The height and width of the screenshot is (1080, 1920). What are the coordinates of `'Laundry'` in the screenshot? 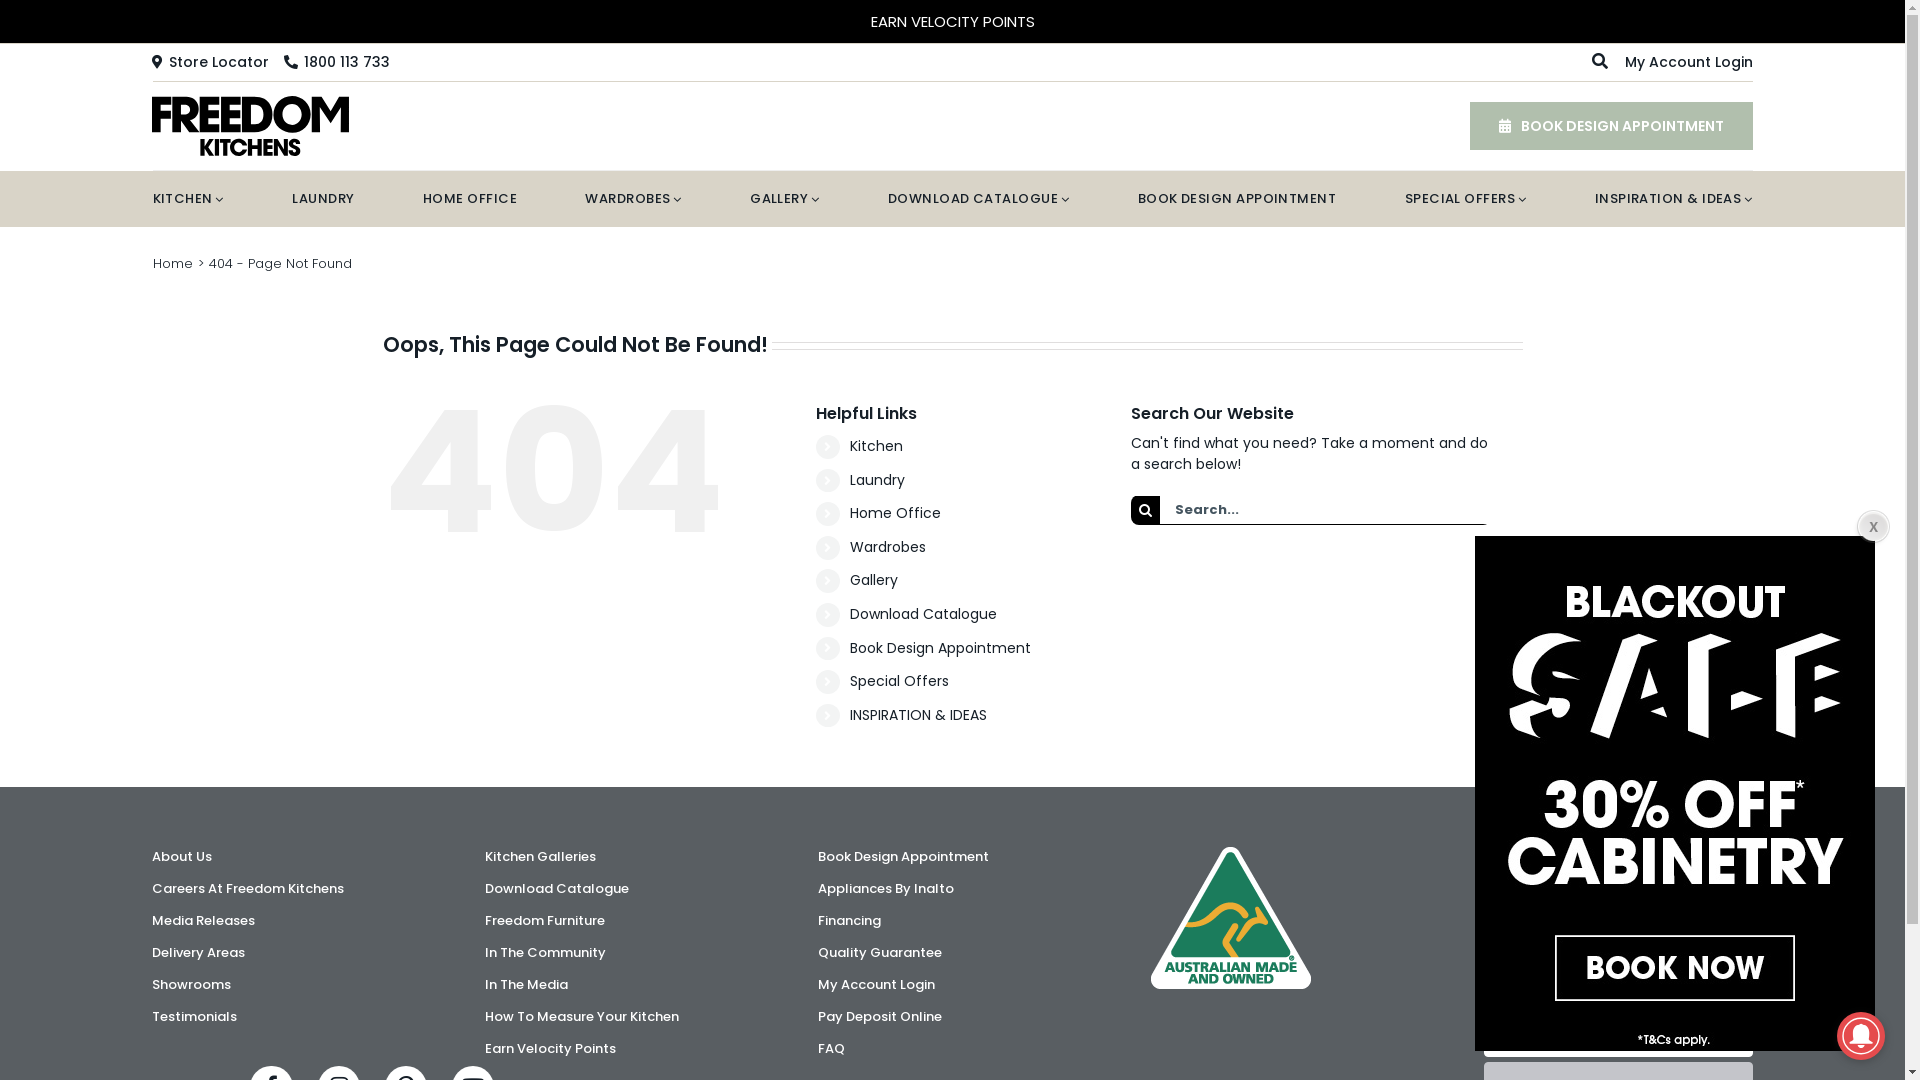 It's located at (877, 479).